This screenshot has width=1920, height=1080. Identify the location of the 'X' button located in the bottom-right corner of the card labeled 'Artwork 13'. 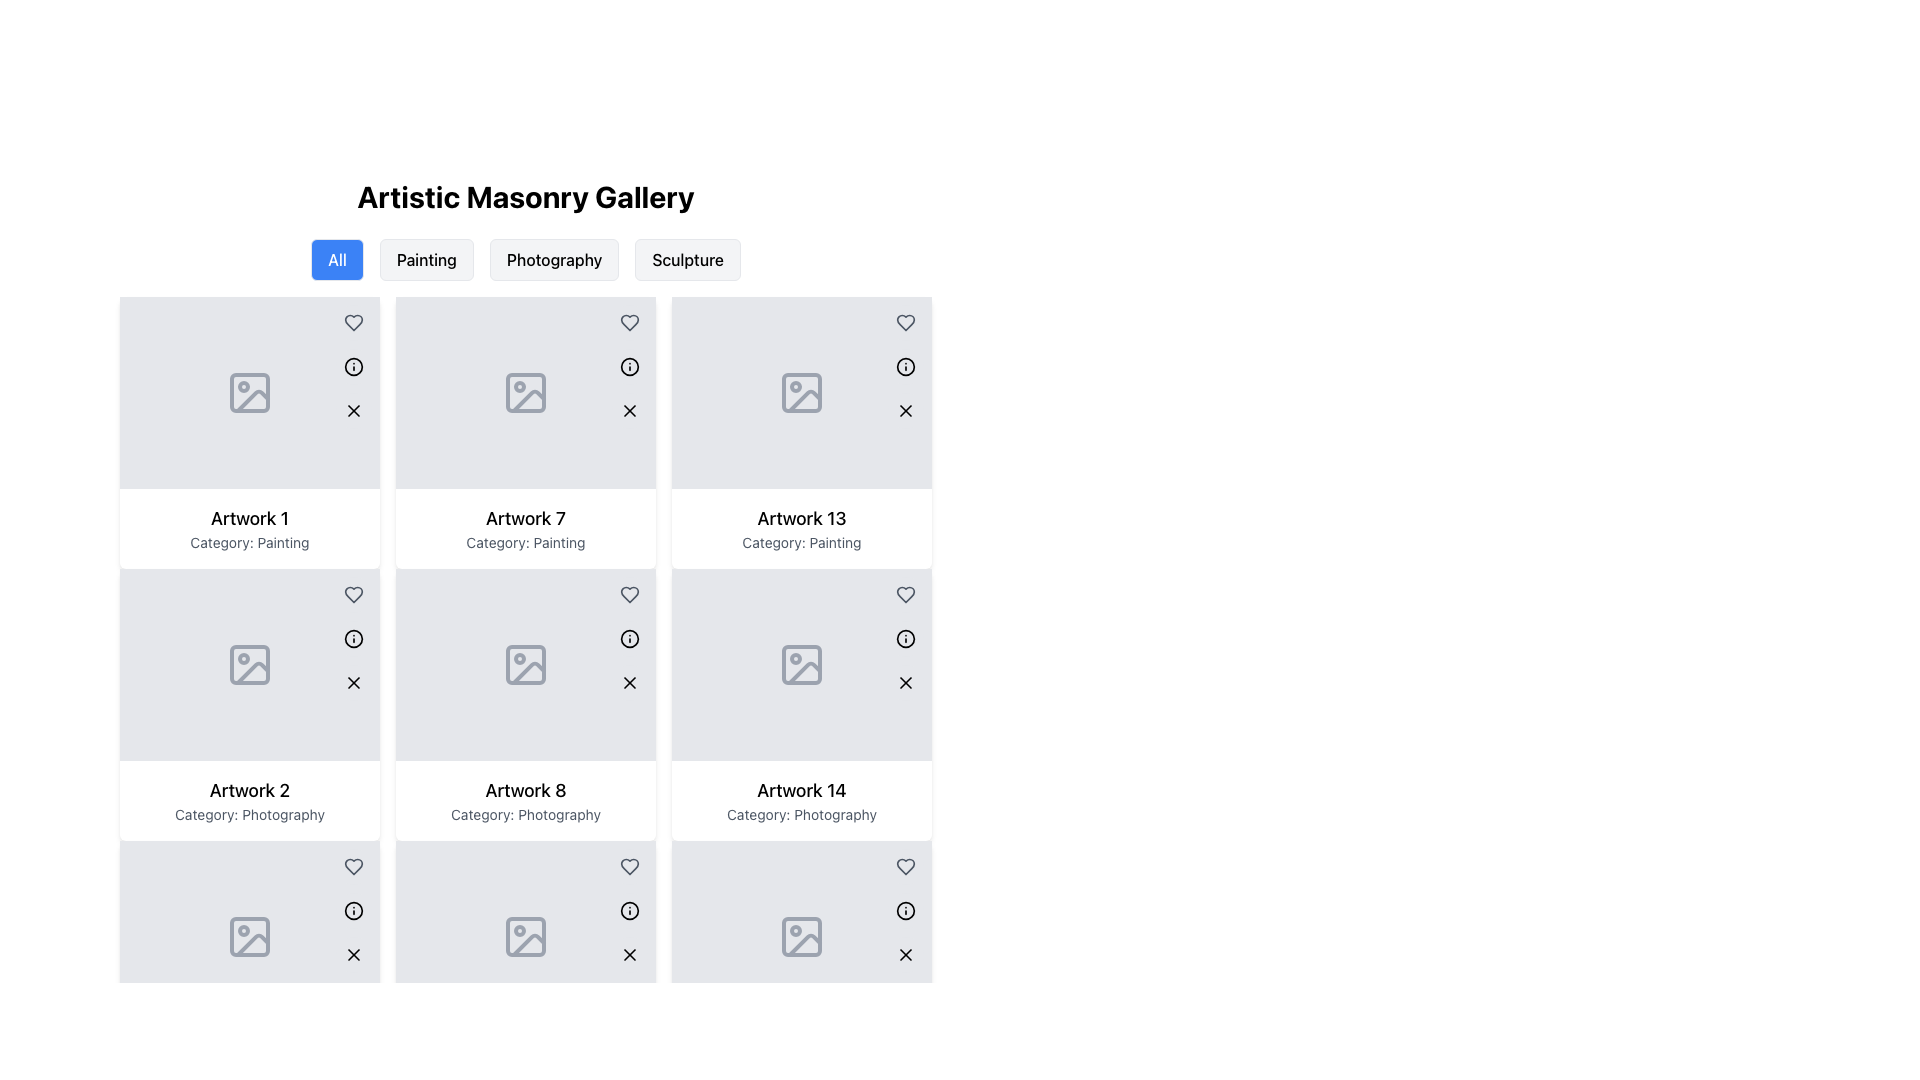
(905, 410).